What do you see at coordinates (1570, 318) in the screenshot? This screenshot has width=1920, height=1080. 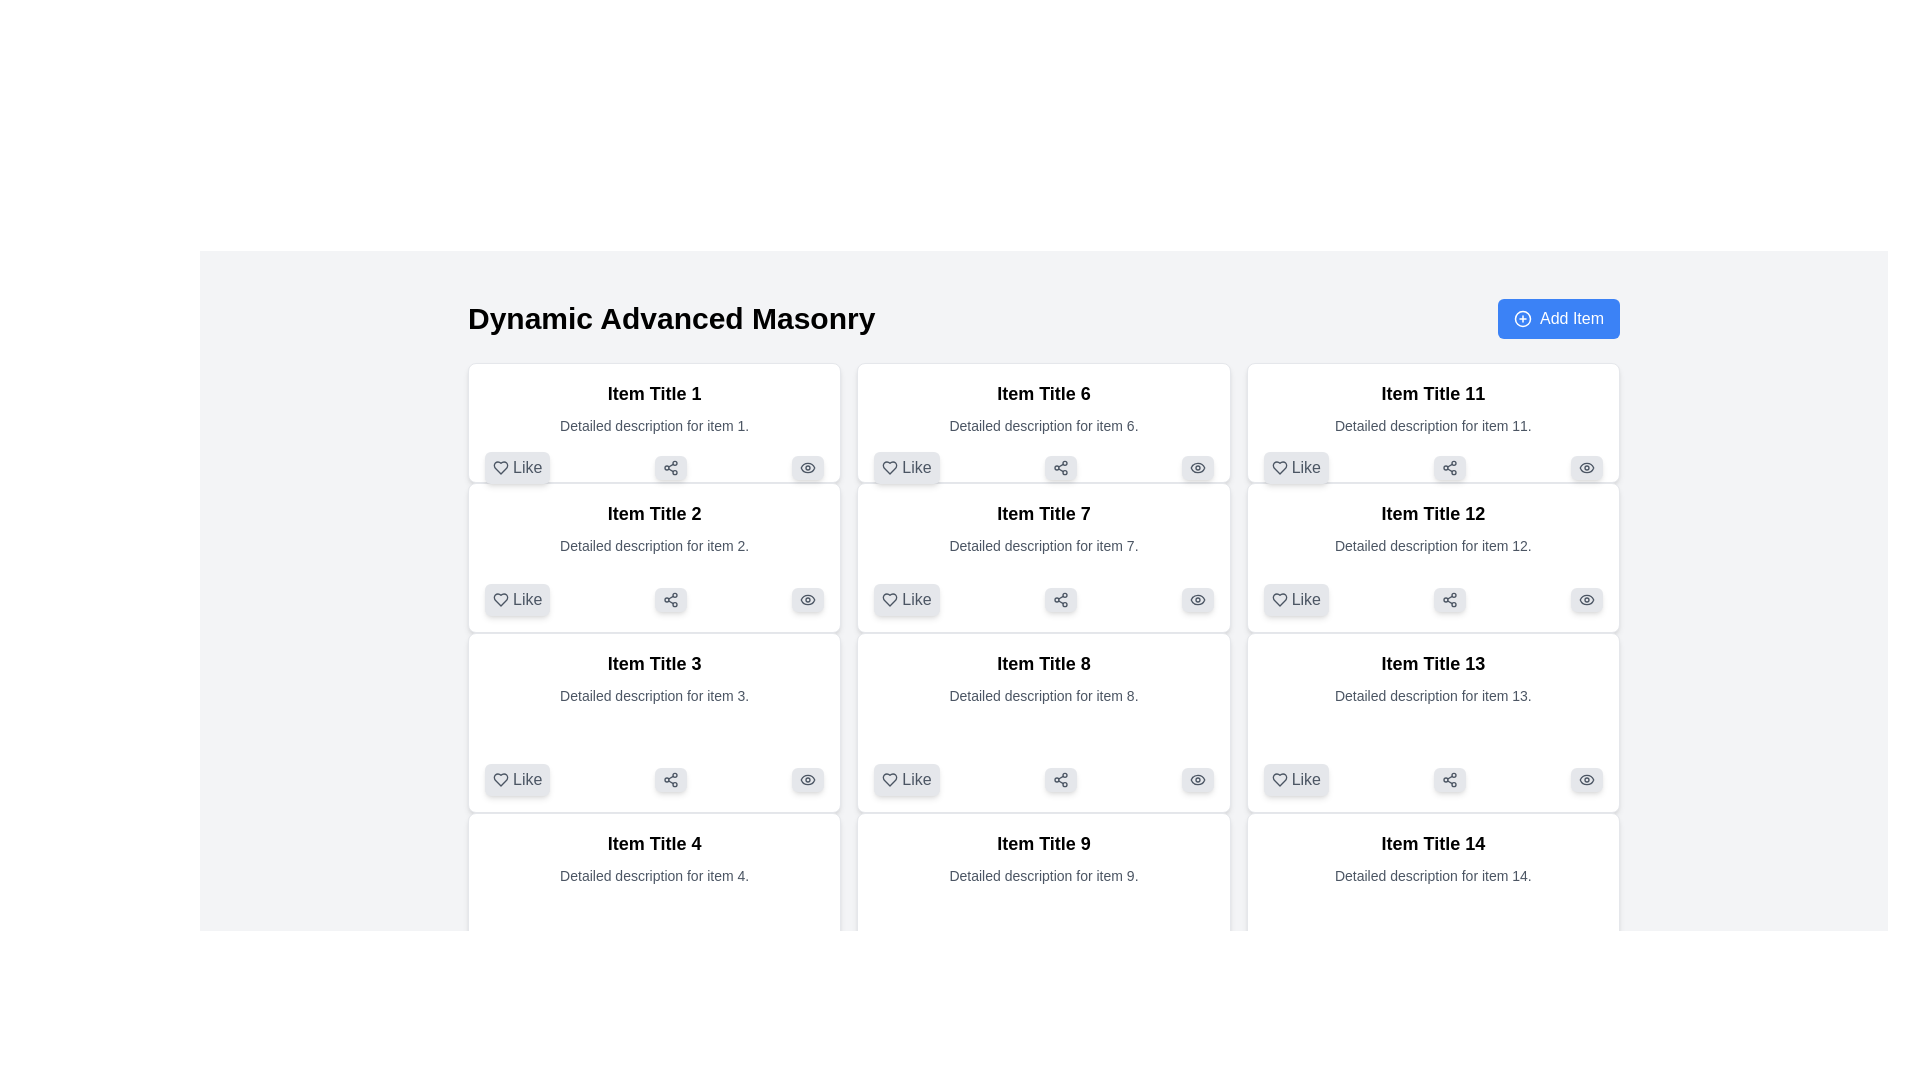 I see `the text label within the blue button in the top-right section of the interface` at bounding box center [1570, 318].